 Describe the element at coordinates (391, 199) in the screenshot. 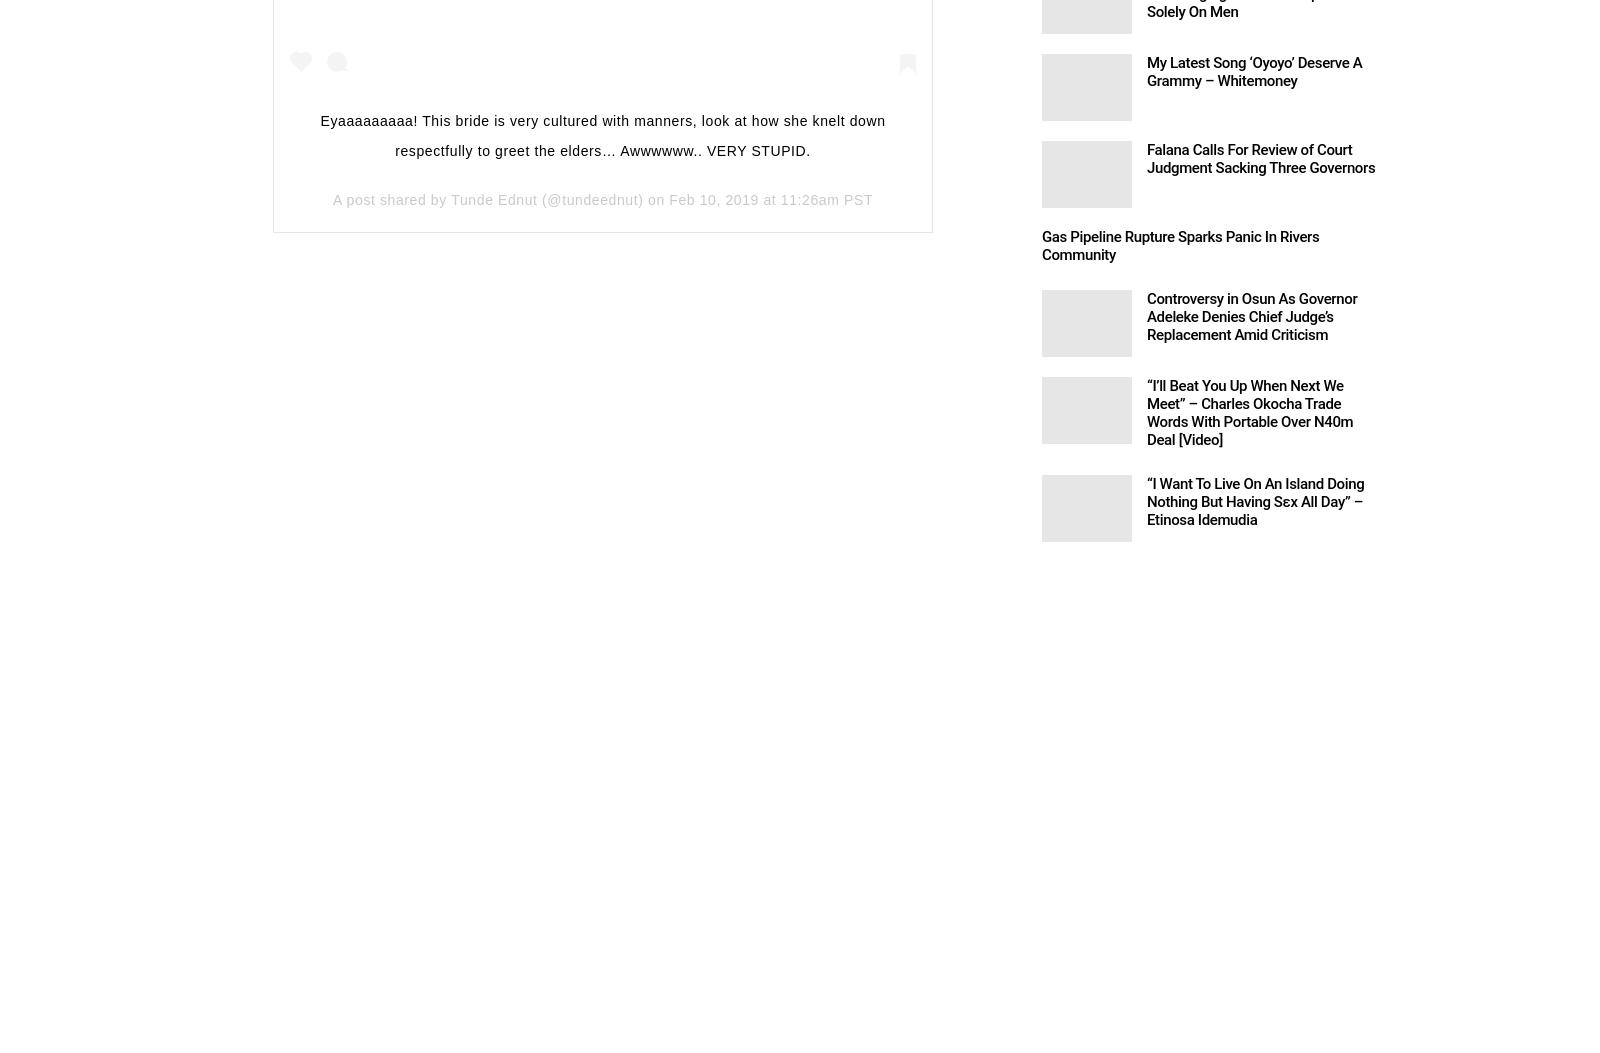

I see `'A post shared by'` at that location.